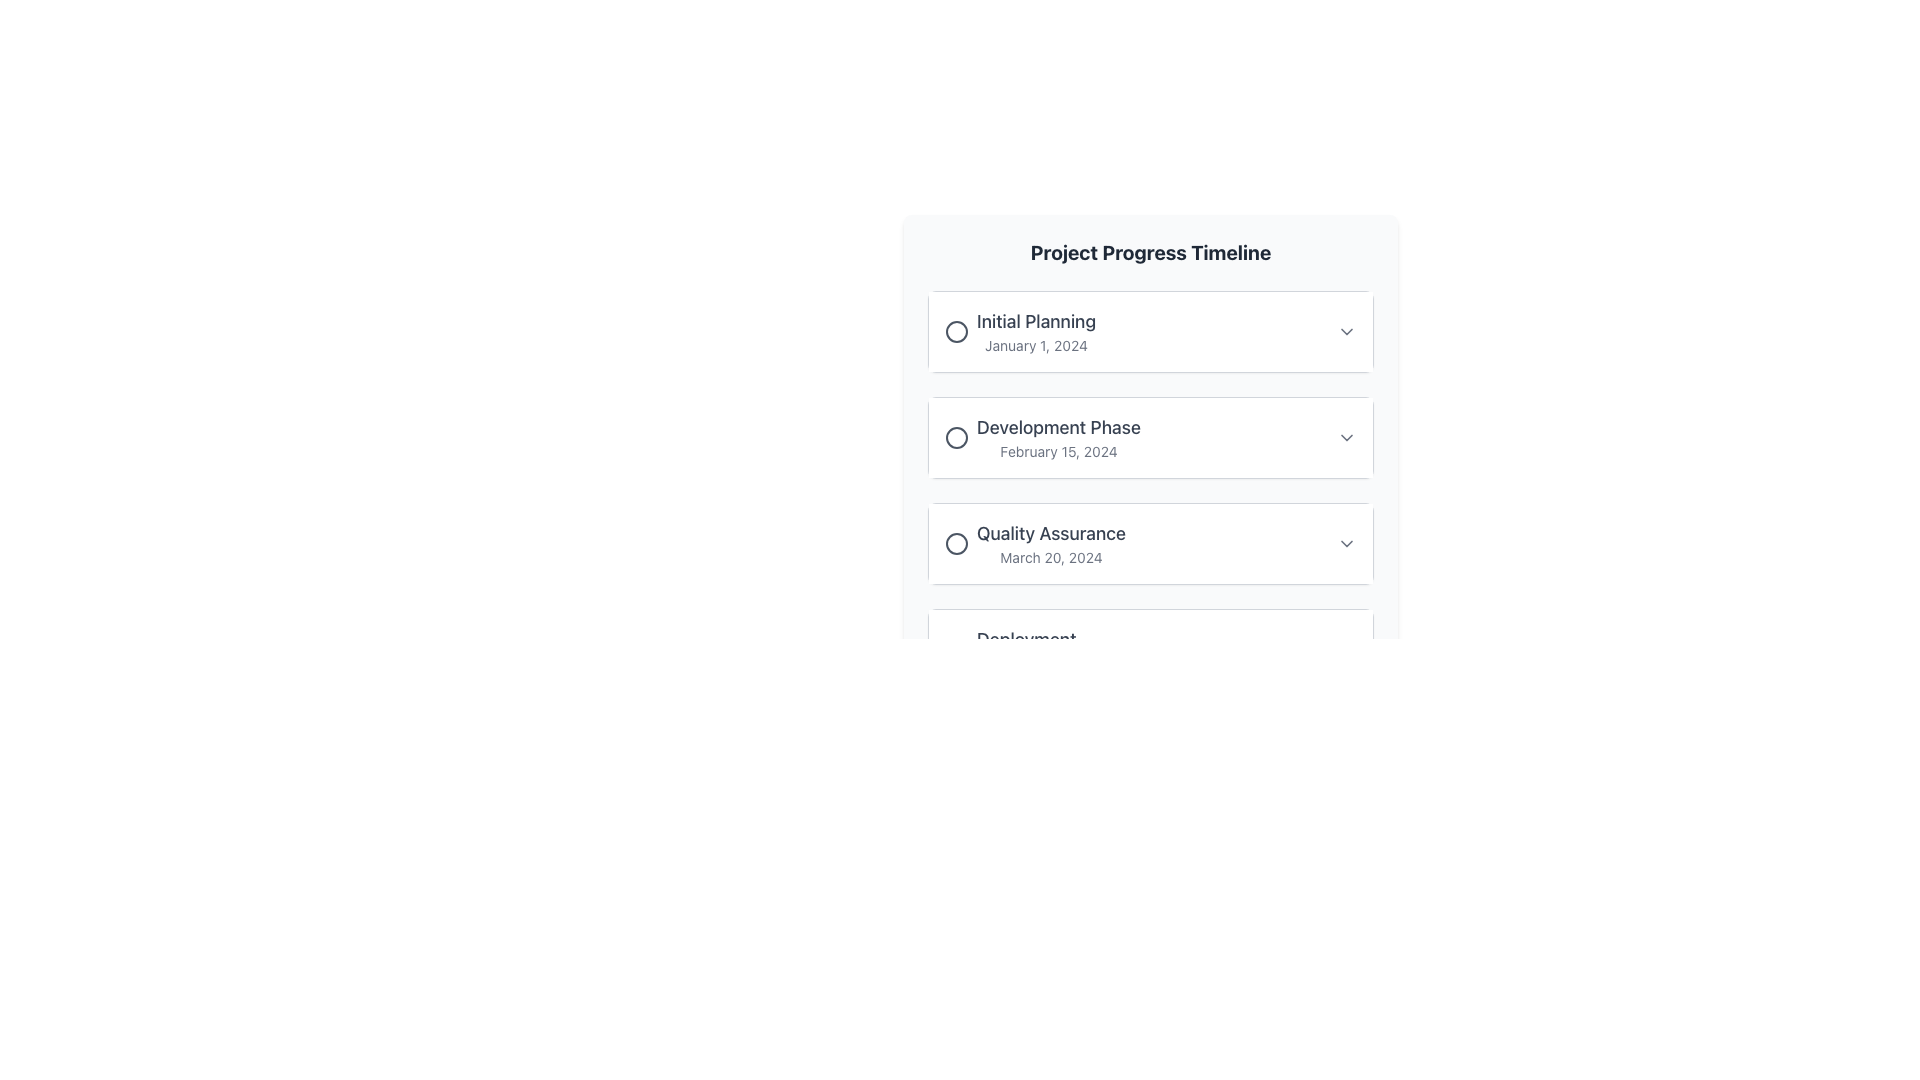  I want to click on the graphical icon resembling a hollow circle outlined in gray, located to the left of the text 'Development Phase February 15, 2024', so click(955, 437).